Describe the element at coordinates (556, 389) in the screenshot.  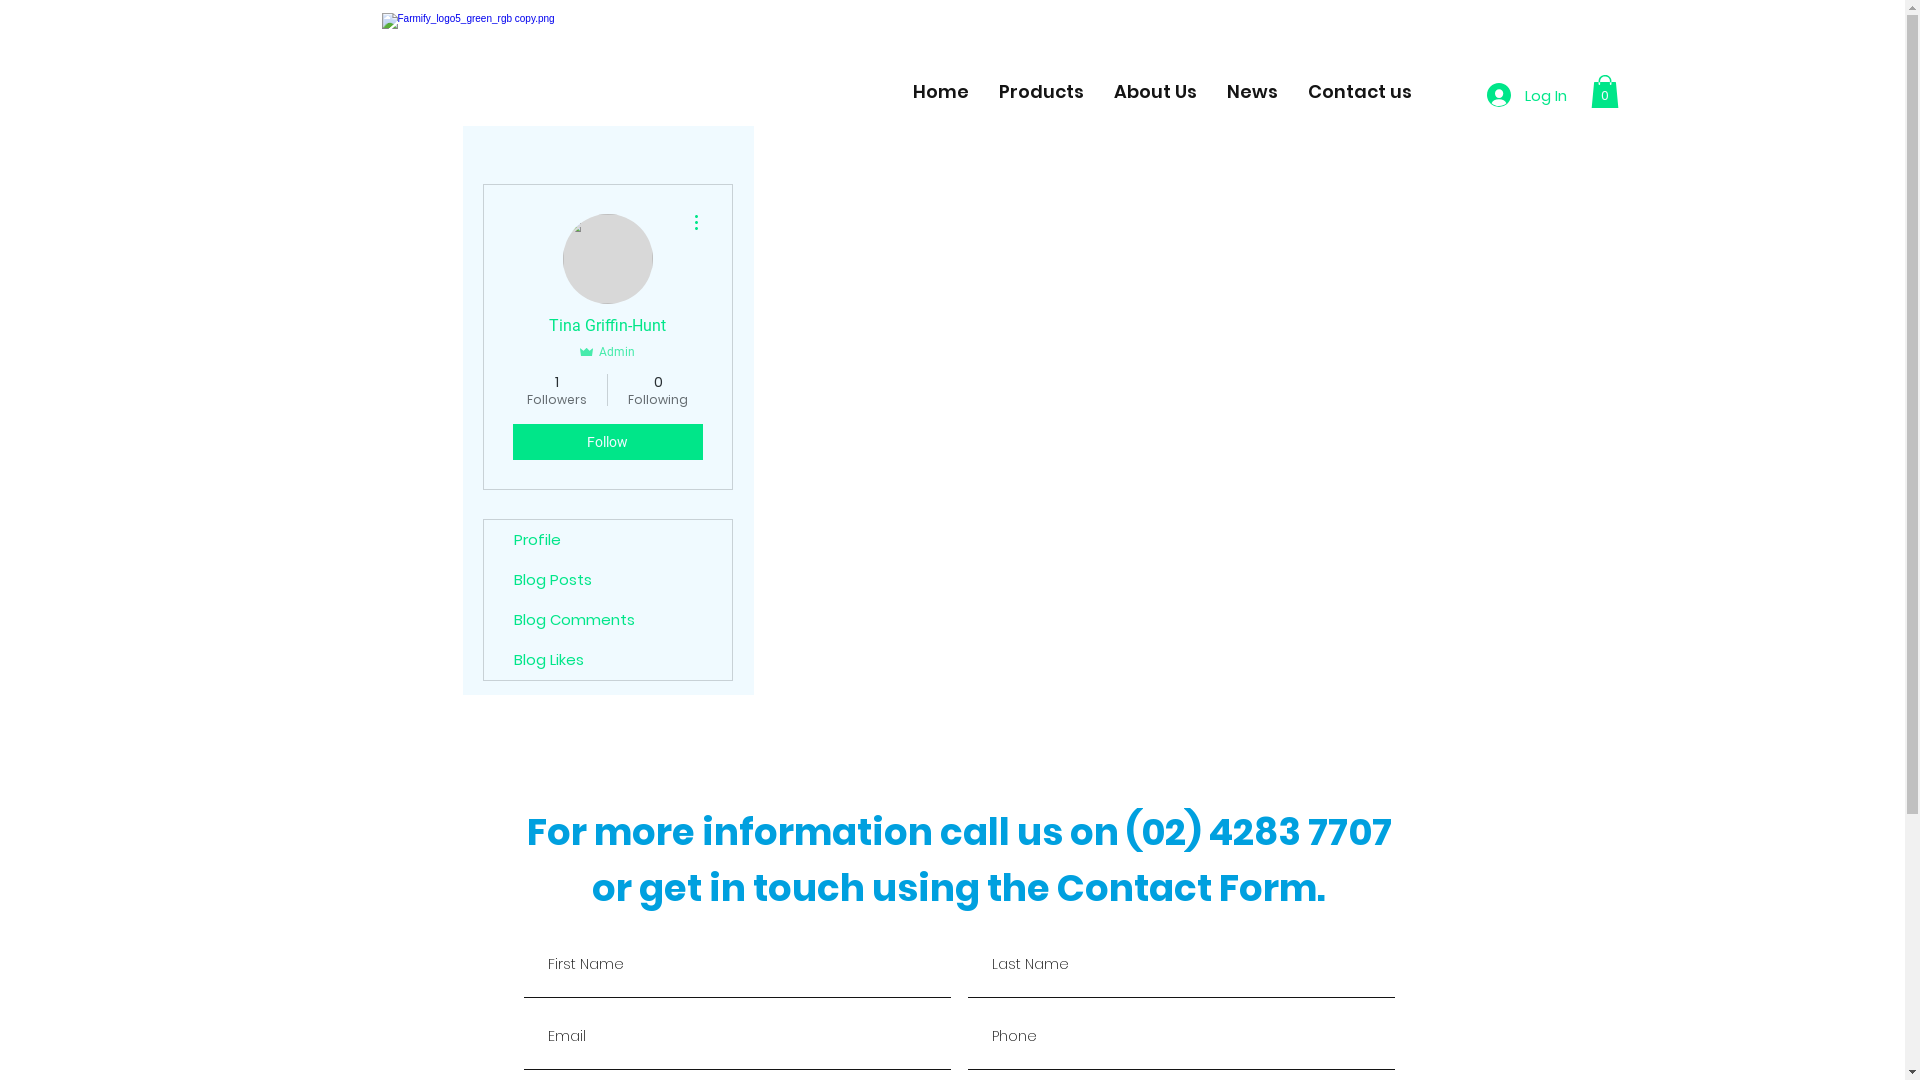
I see `'1` at that location.